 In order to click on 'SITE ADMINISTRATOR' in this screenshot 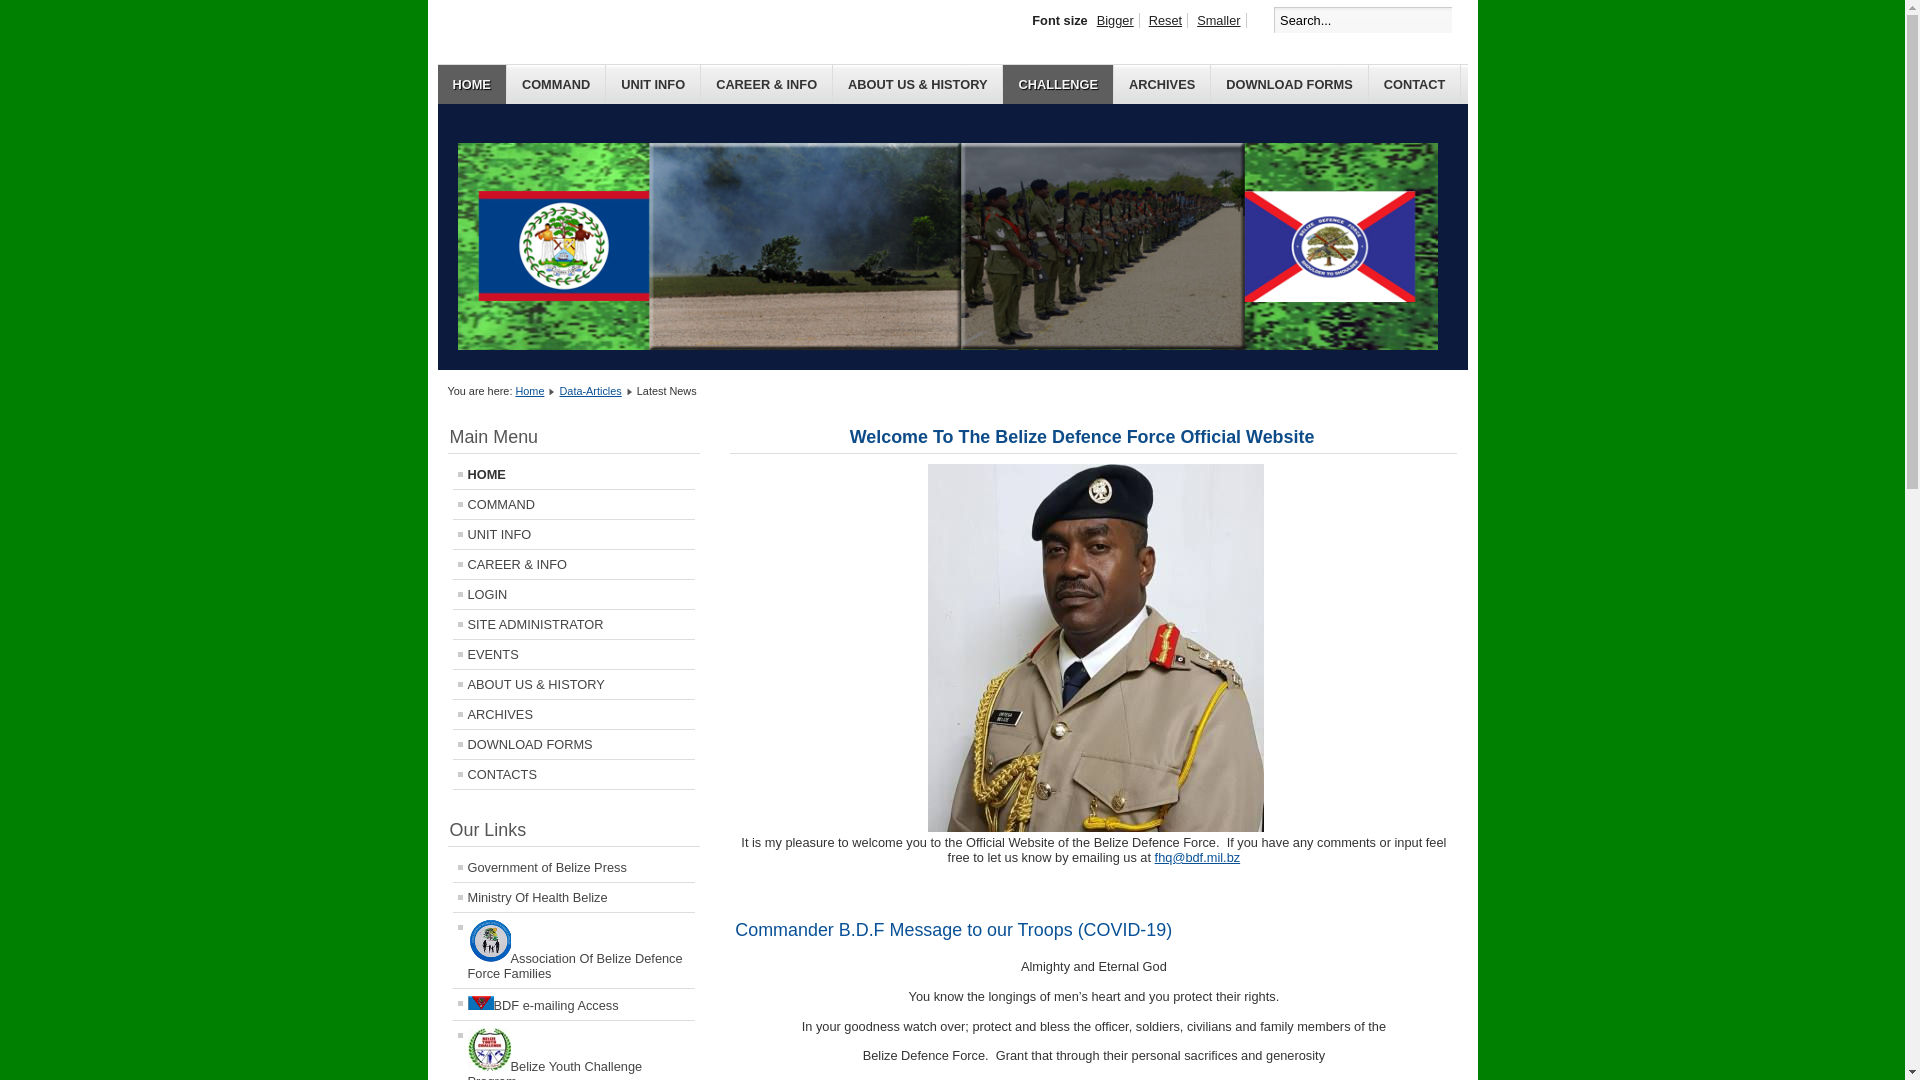, I will do `click(572, 623)`.